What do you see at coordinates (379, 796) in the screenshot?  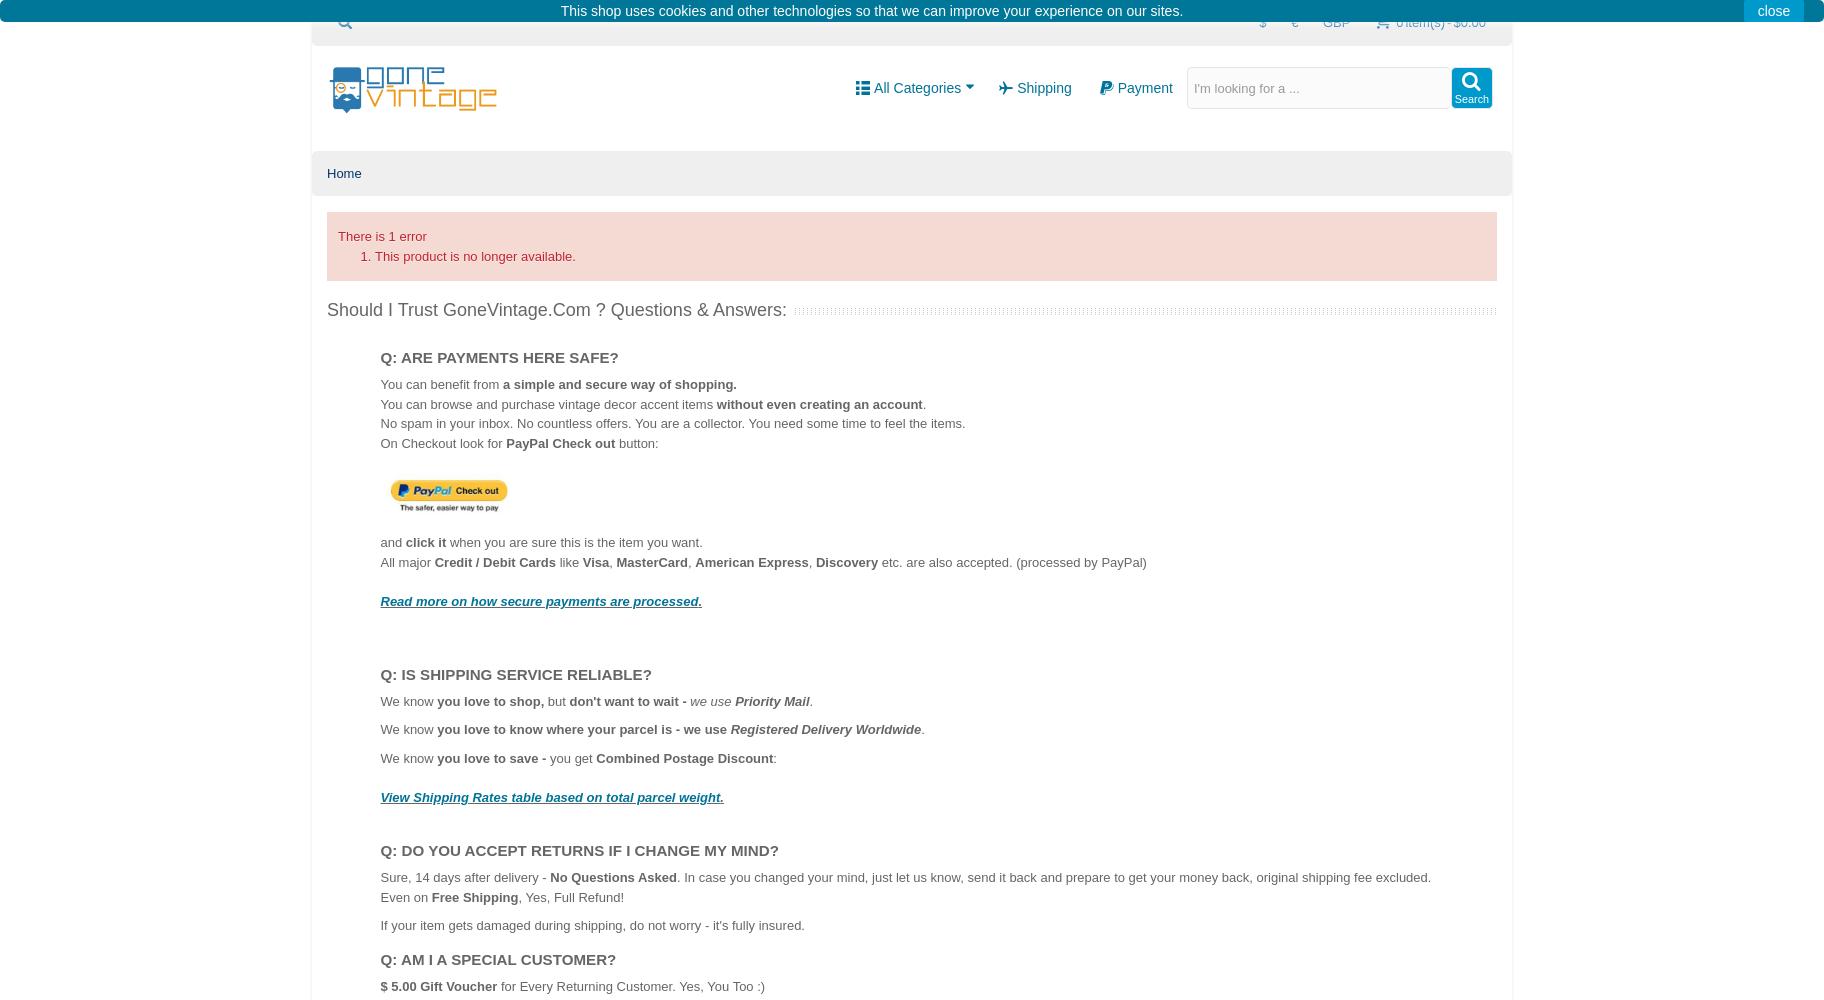 I see `'View Shipping Rates table based on total parcel weight'` at bounding box center [379, 796].